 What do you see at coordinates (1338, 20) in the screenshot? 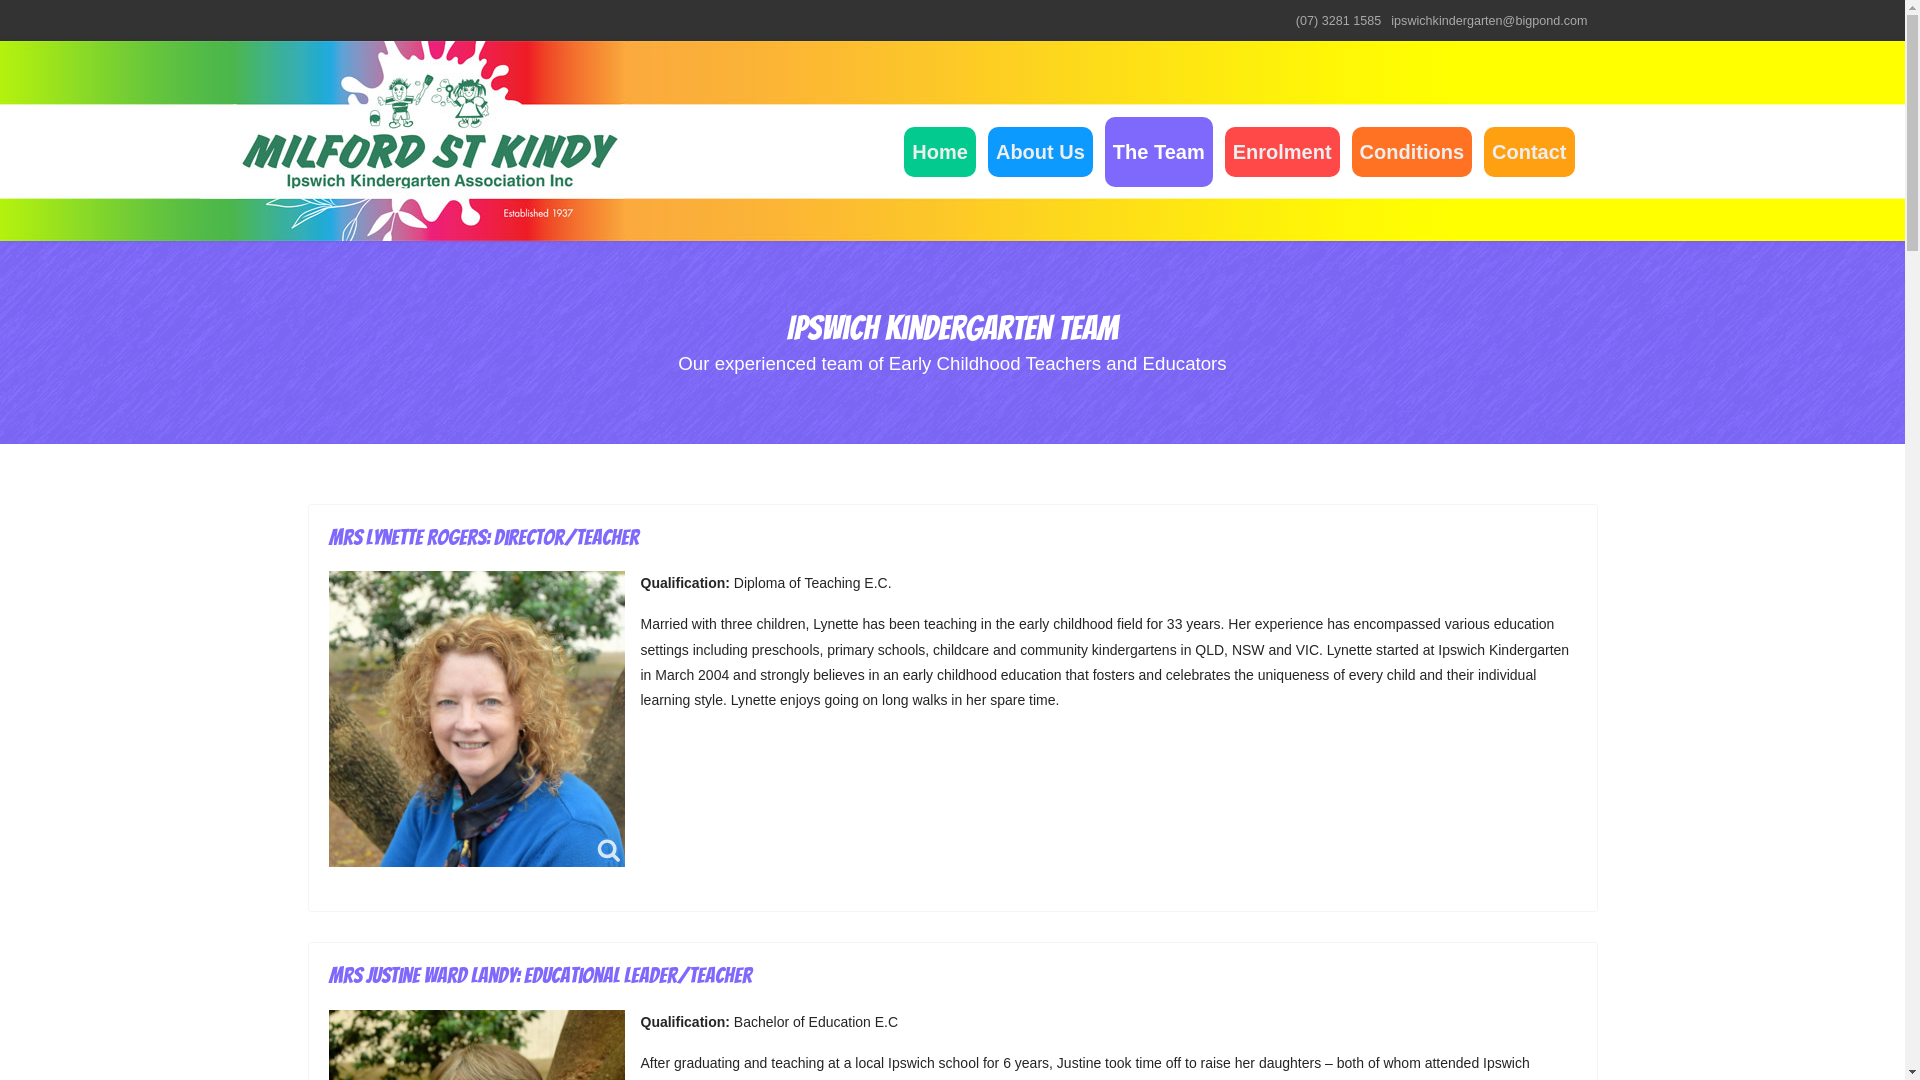
I see `'(07) 3281 1585'` at bounding box center [1338, 20].